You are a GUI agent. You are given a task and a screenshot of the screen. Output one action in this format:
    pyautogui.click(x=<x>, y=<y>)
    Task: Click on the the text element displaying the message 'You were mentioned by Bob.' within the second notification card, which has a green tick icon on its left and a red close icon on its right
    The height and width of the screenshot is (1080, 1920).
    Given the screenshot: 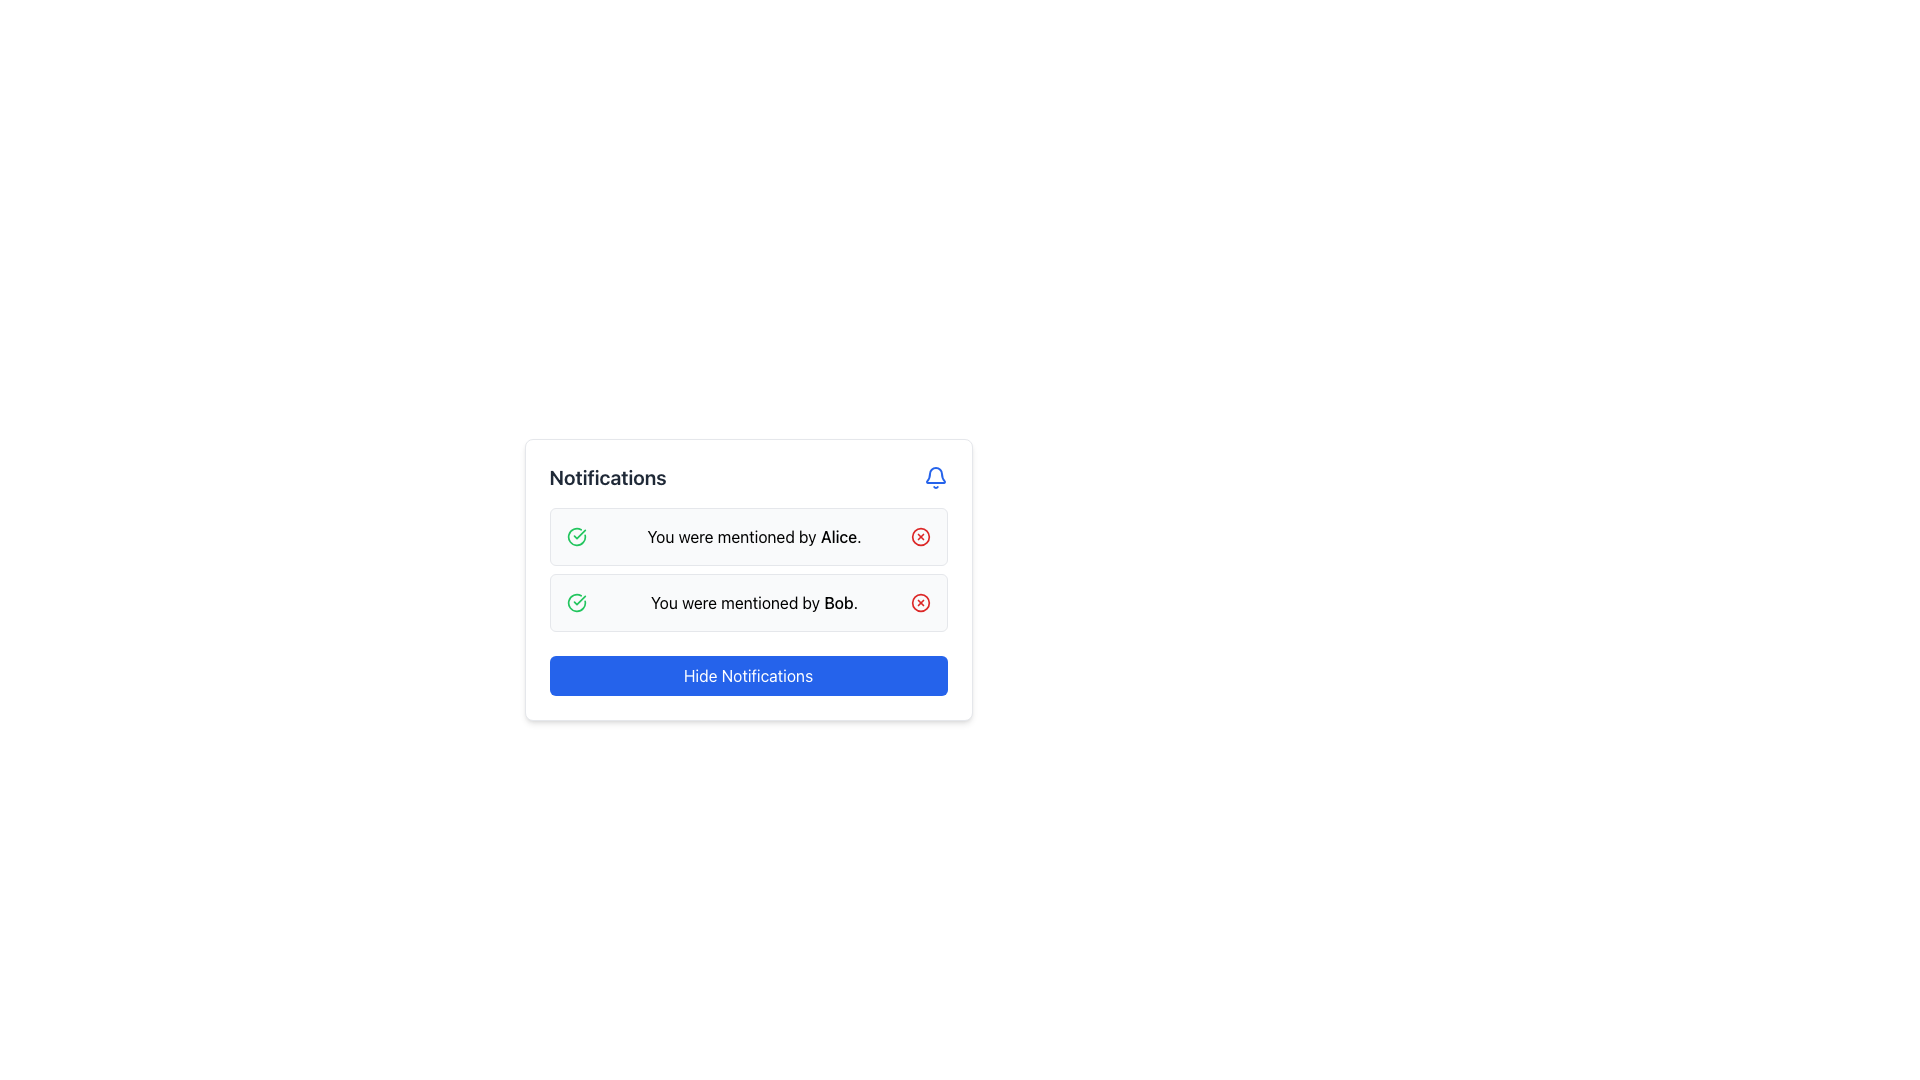 What is the action you would take?
    pyautogui.click(x=753, y=601)
    